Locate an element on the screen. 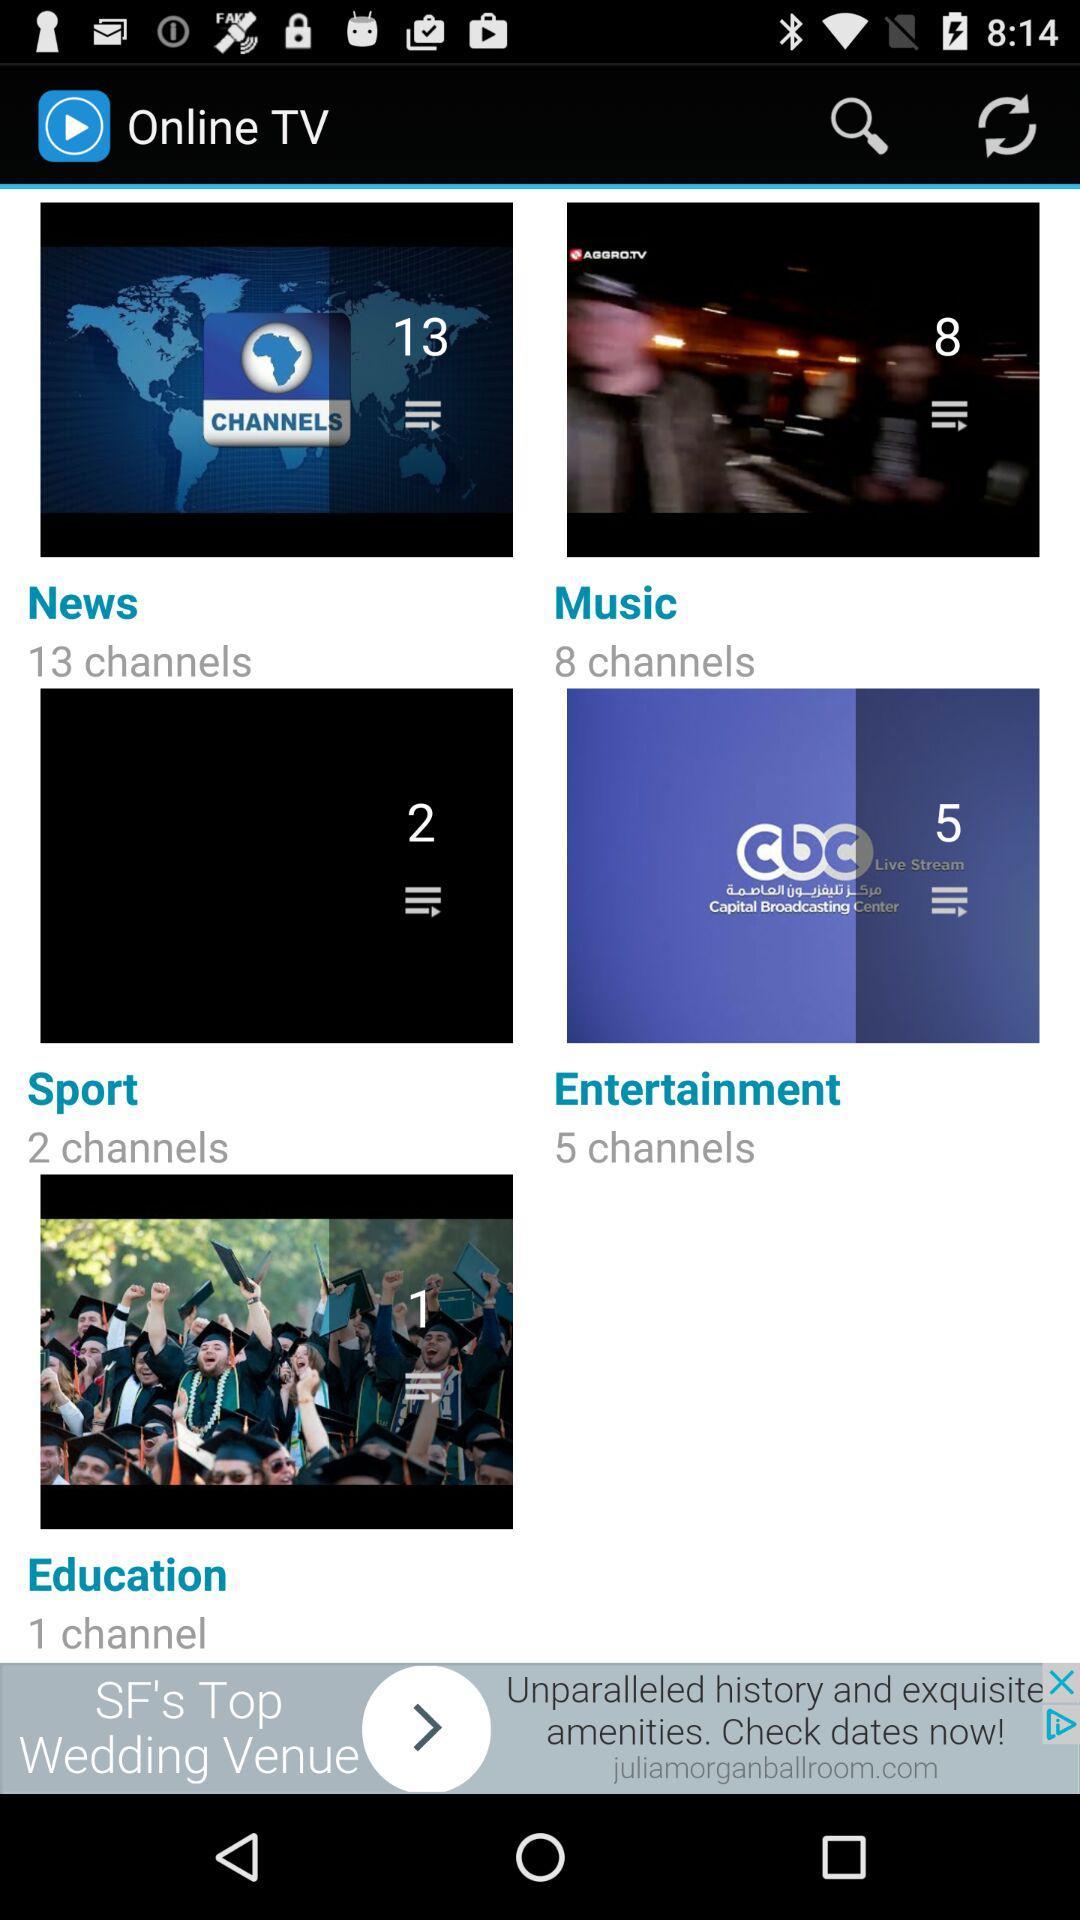 The width and height of the screenshot is (1080, 1920). refresh is located at coordinates (1006, 124).